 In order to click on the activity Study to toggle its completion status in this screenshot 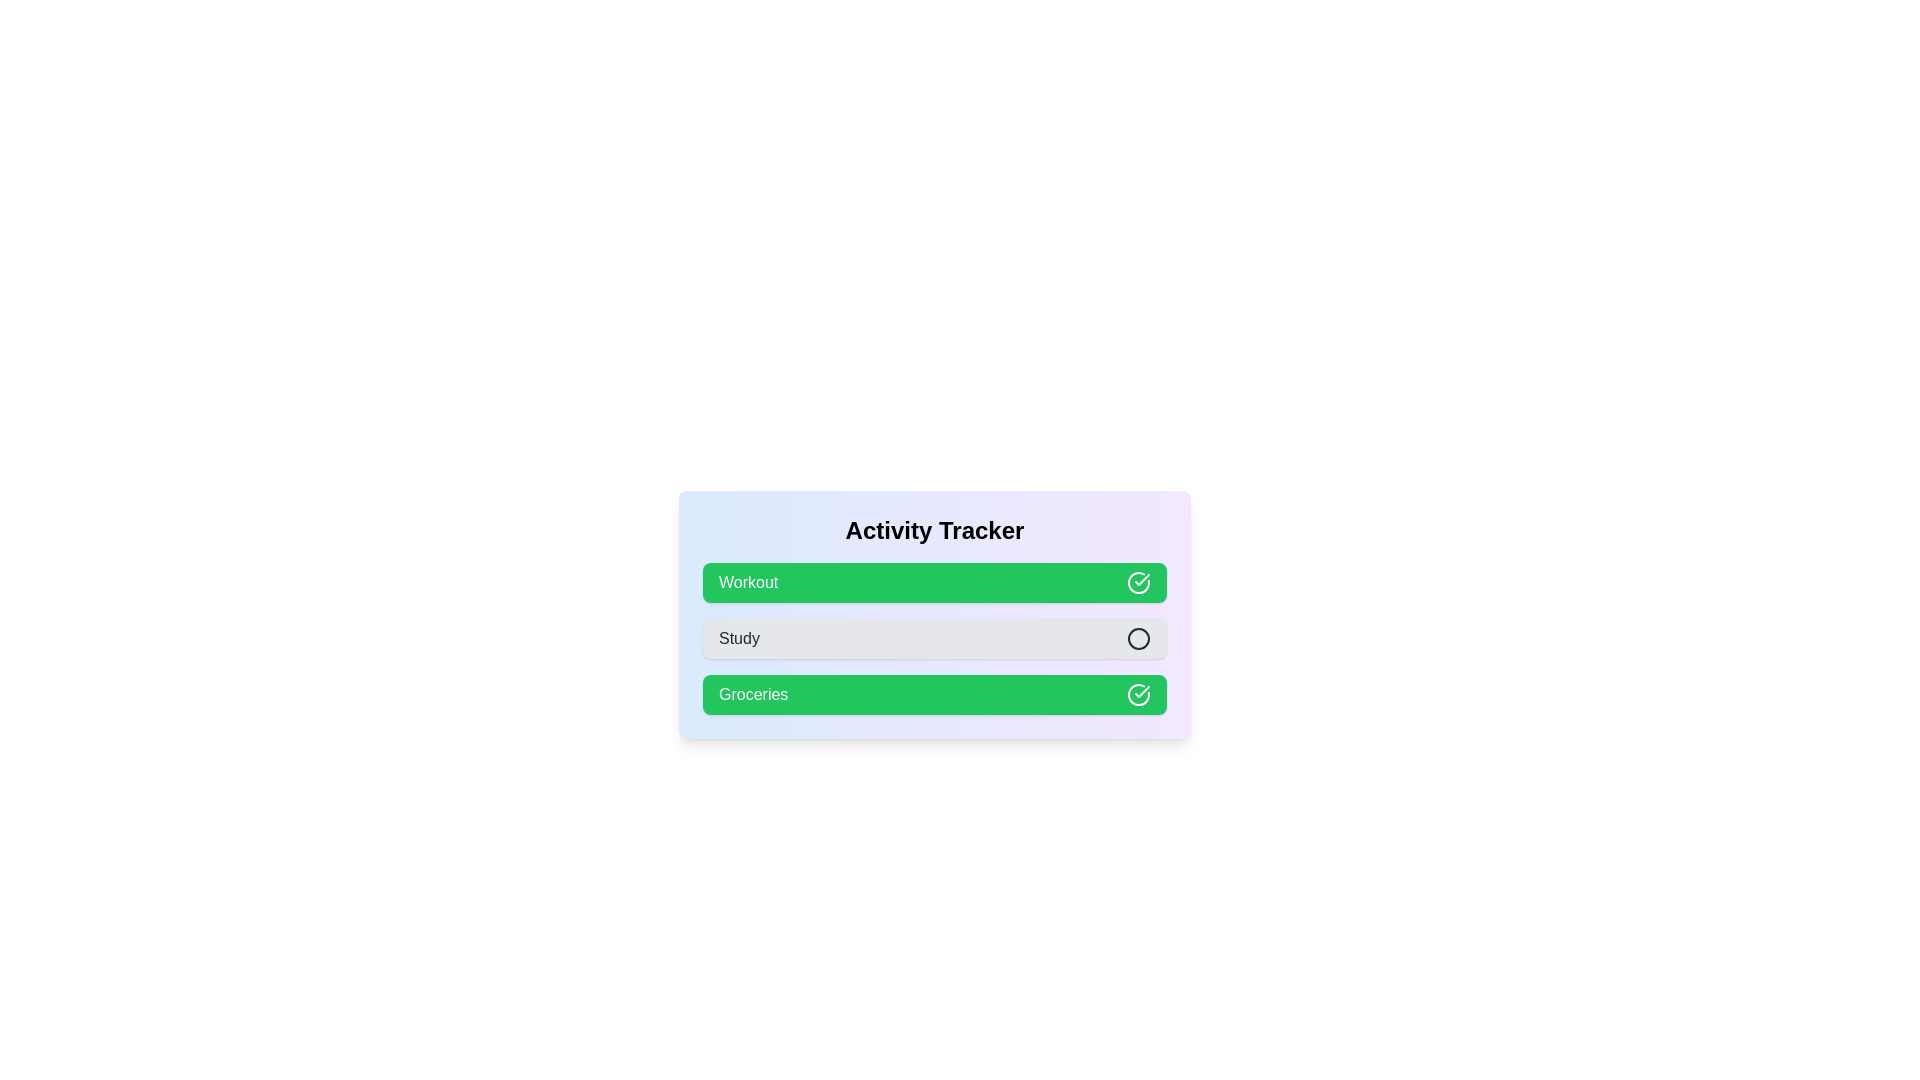, I will do `click(934, 639)`.